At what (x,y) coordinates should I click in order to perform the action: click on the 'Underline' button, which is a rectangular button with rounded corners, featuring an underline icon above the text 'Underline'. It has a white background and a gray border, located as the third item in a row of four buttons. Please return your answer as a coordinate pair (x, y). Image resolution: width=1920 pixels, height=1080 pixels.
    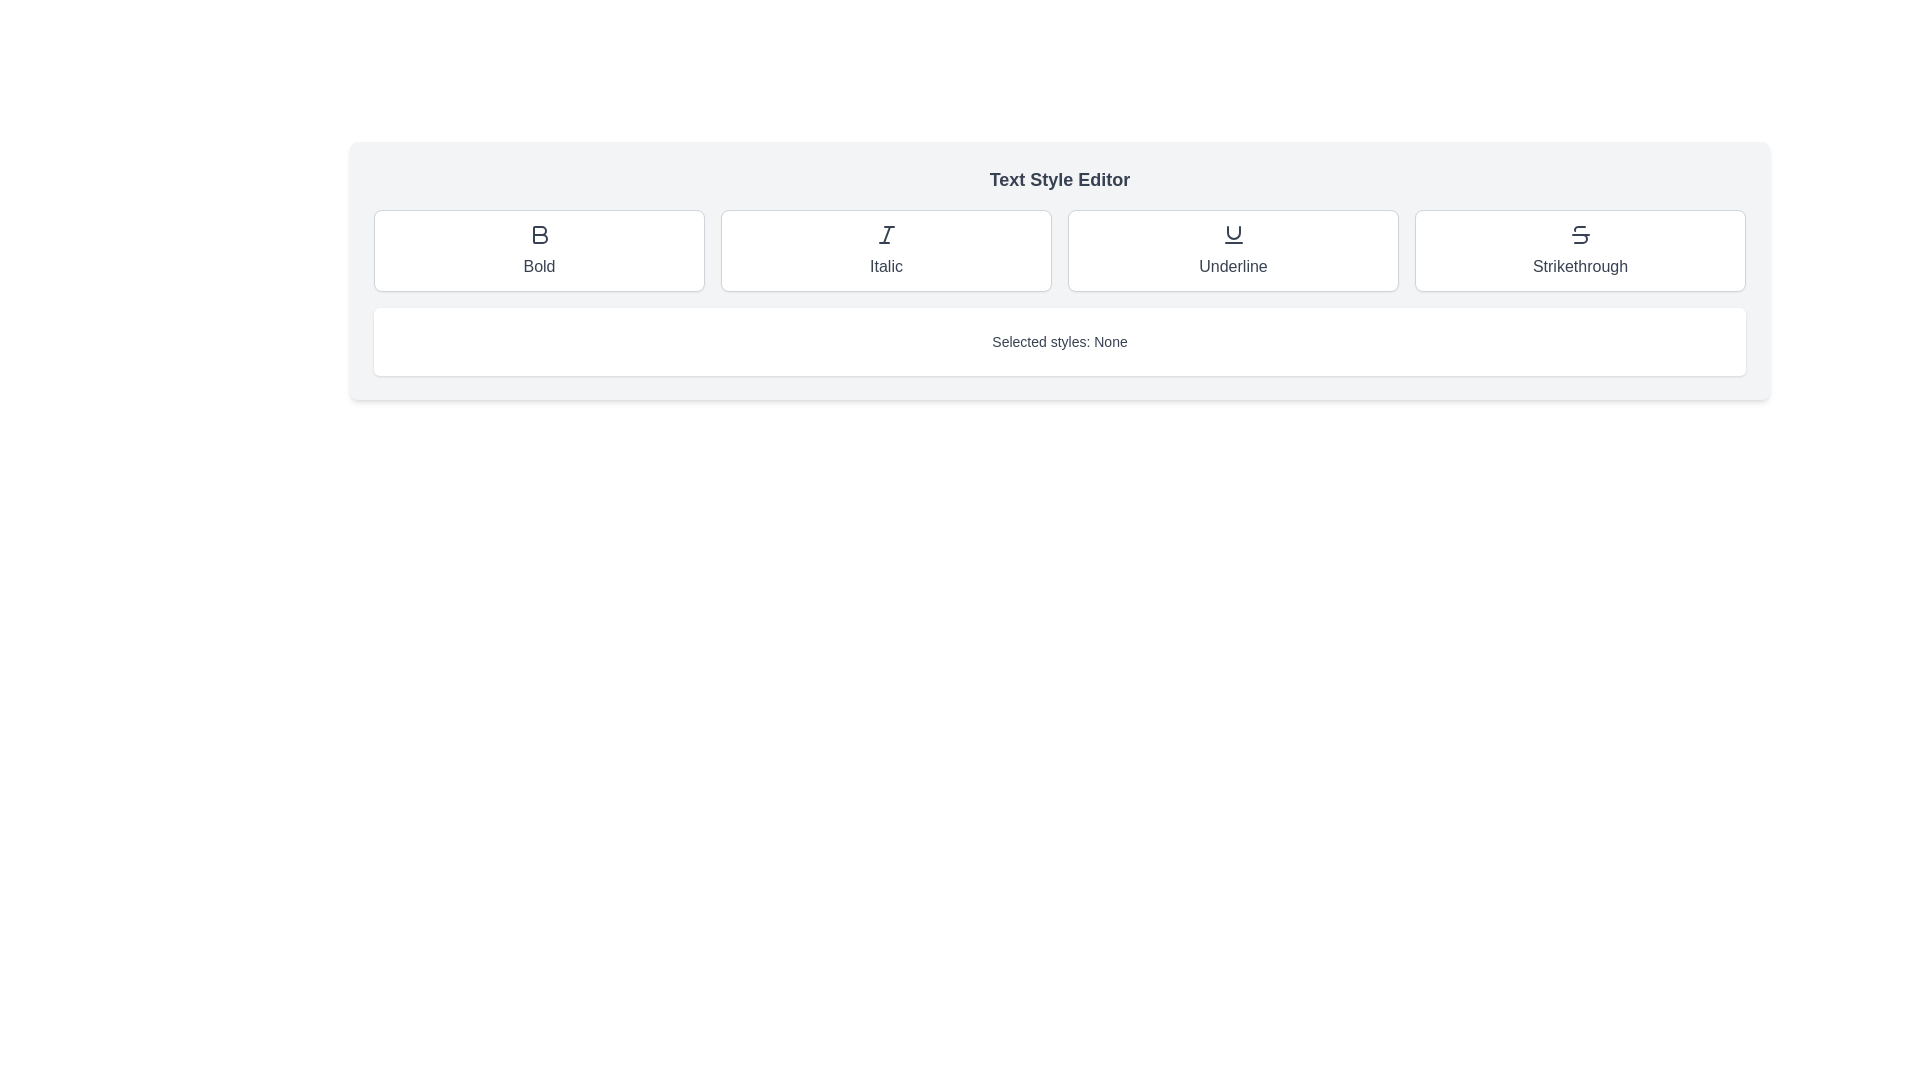
    Looking at the image, I should click on (1232, 249).